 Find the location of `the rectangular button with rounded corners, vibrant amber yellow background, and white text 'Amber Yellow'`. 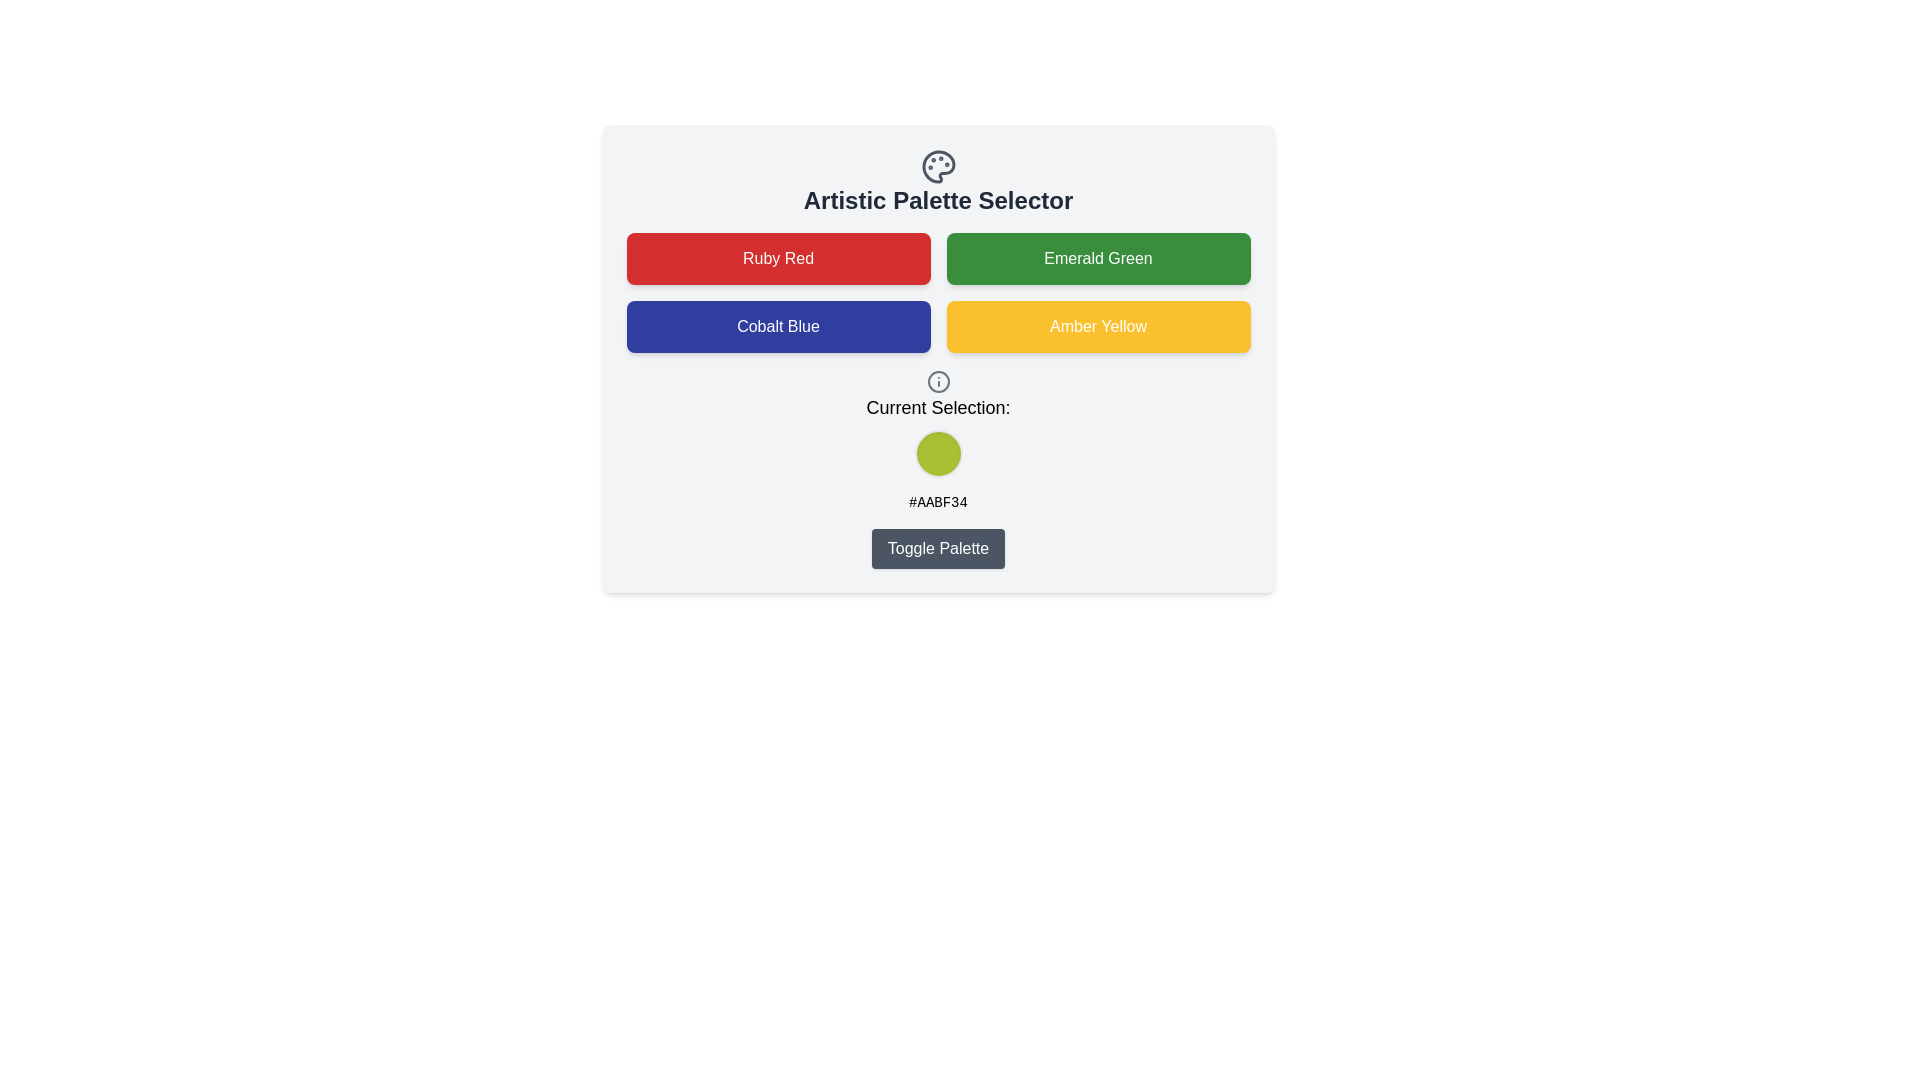

the rectangular button with rounded corners, vibrant amber yellow background, and white text 'Amber Yellow' is located at coordinates (1097, 326).